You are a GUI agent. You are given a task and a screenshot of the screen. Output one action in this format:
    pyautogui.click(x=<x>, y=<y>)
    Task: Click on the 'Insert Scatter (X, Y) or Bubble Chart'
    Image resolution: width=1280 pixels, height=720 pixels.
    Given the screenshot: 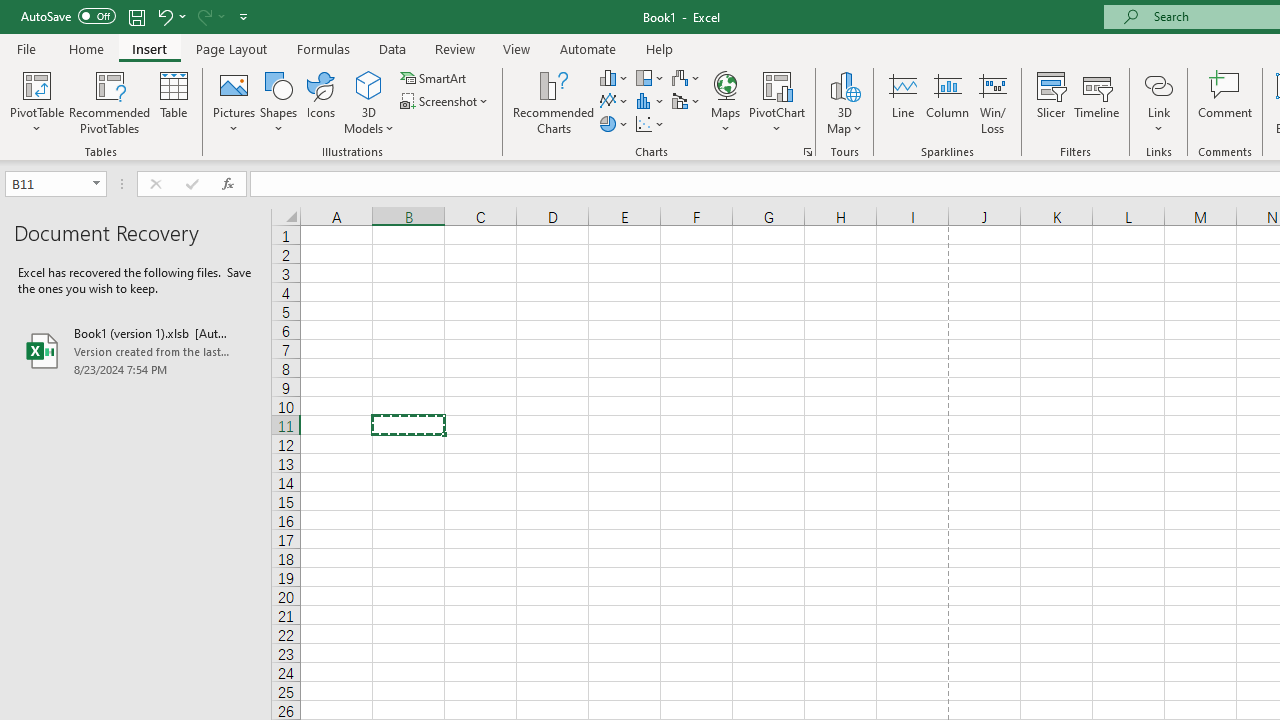 What is the action you would take?
    pyautogui.click(x=651, y=124)
    